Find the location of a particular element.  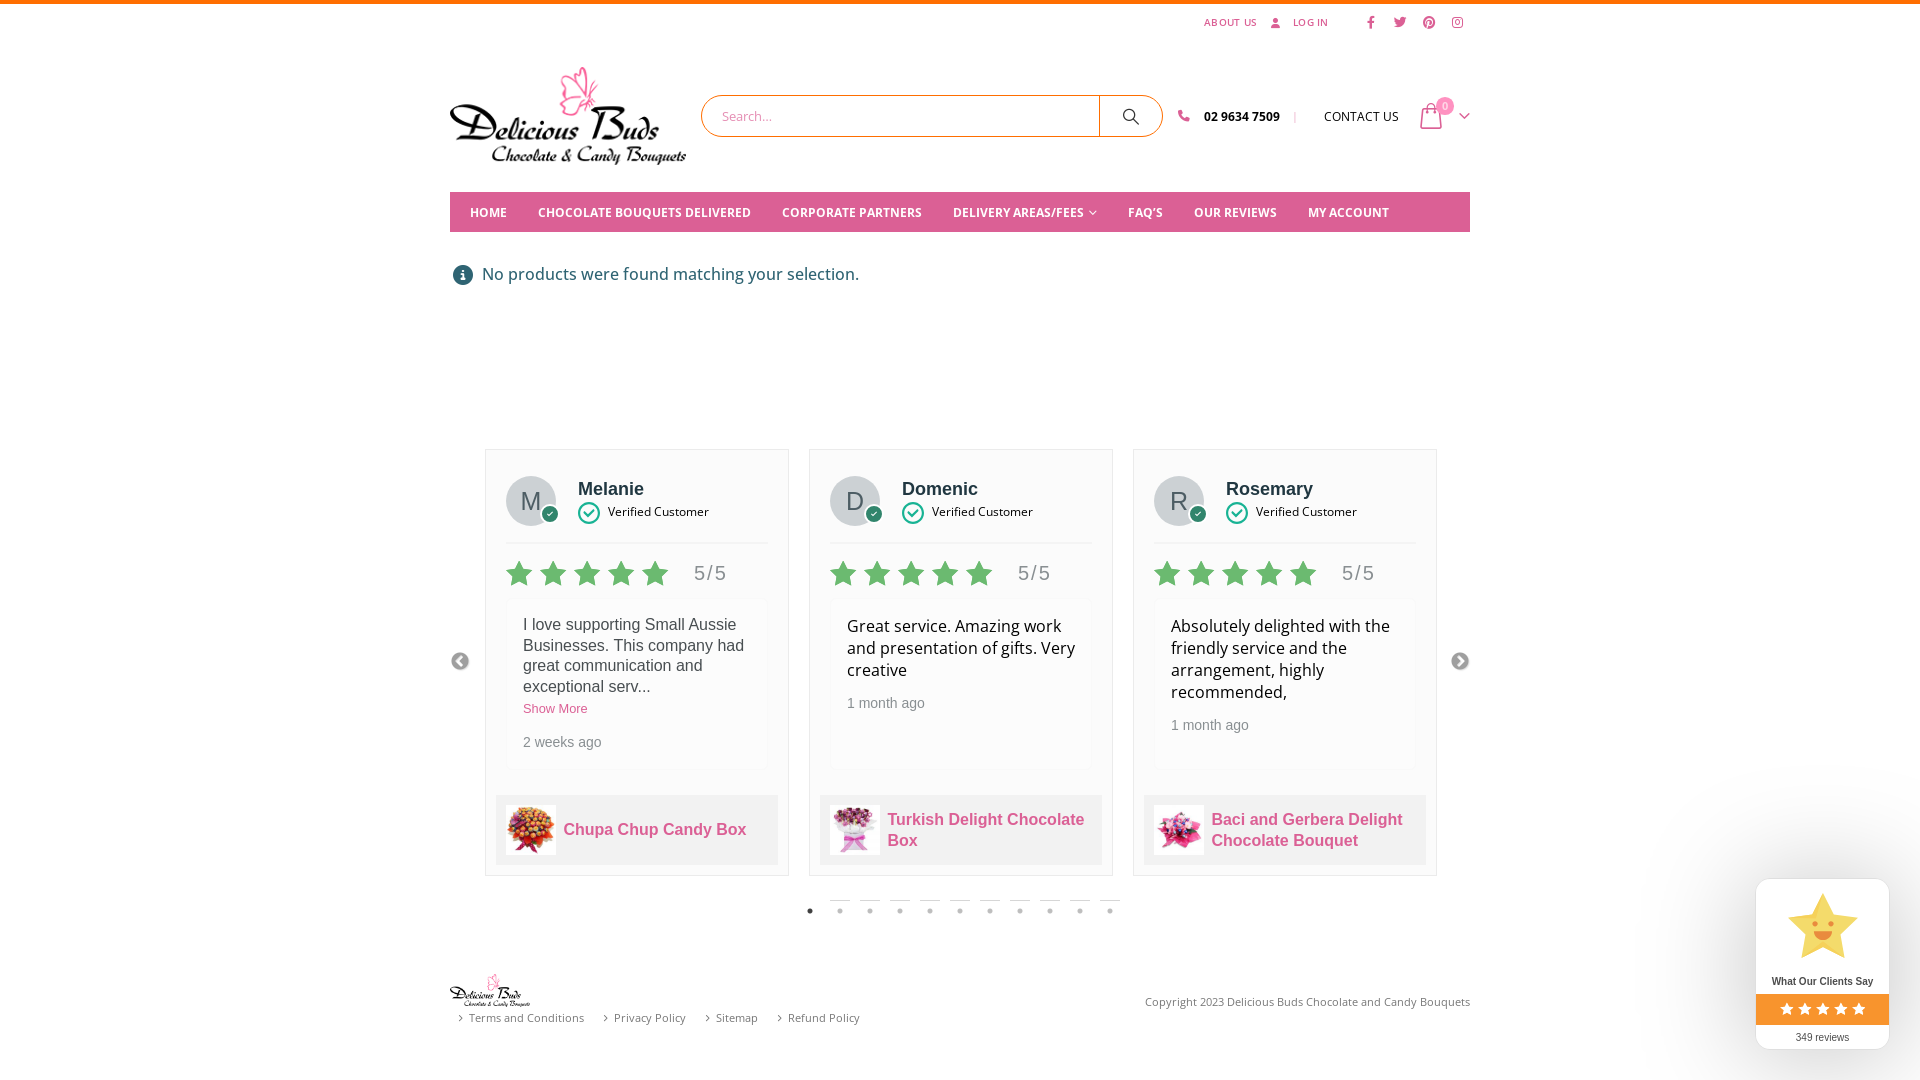

'02 9634 7509' is located at coordinates (1241, 115).